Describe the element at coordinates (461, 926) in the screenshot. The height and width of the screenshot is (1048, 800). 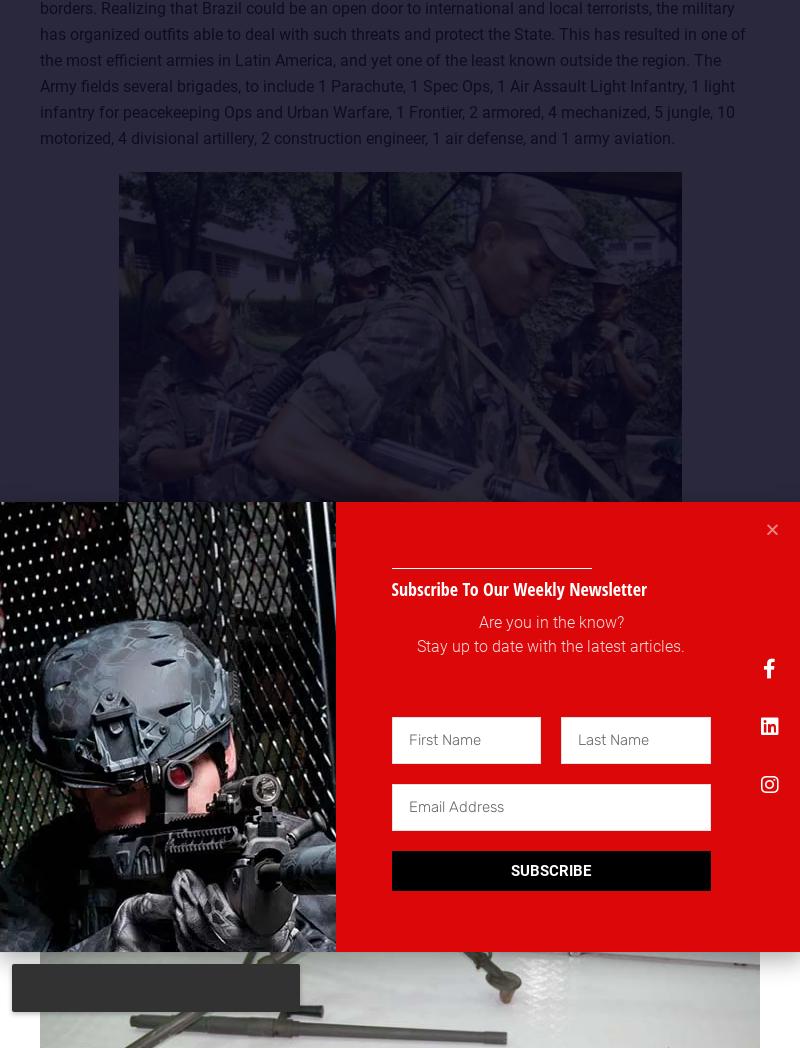
I see `'I Agree'` at that location.